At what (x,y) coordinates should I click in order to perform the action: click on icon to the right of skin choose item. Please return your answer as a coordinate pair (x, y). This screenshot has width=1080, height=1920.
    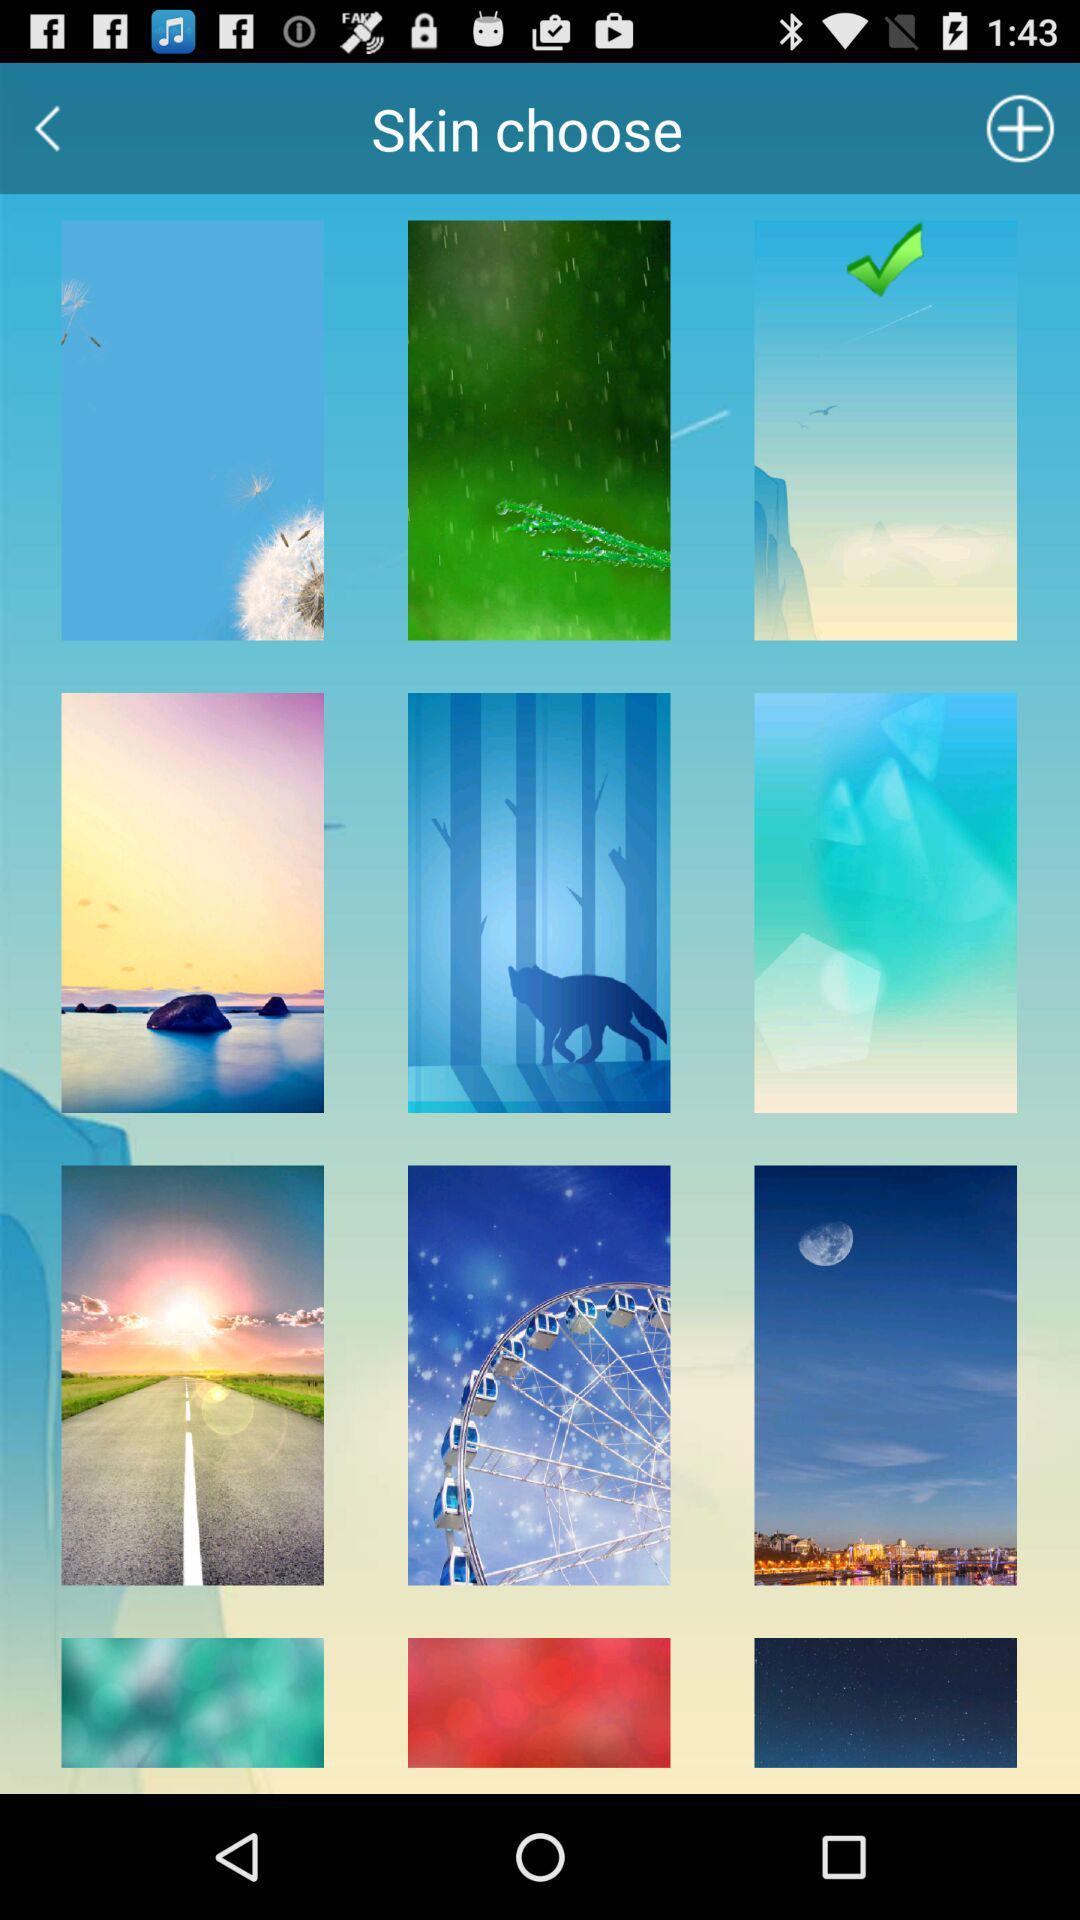
    Looking at the image, I should click on (1020, 127).